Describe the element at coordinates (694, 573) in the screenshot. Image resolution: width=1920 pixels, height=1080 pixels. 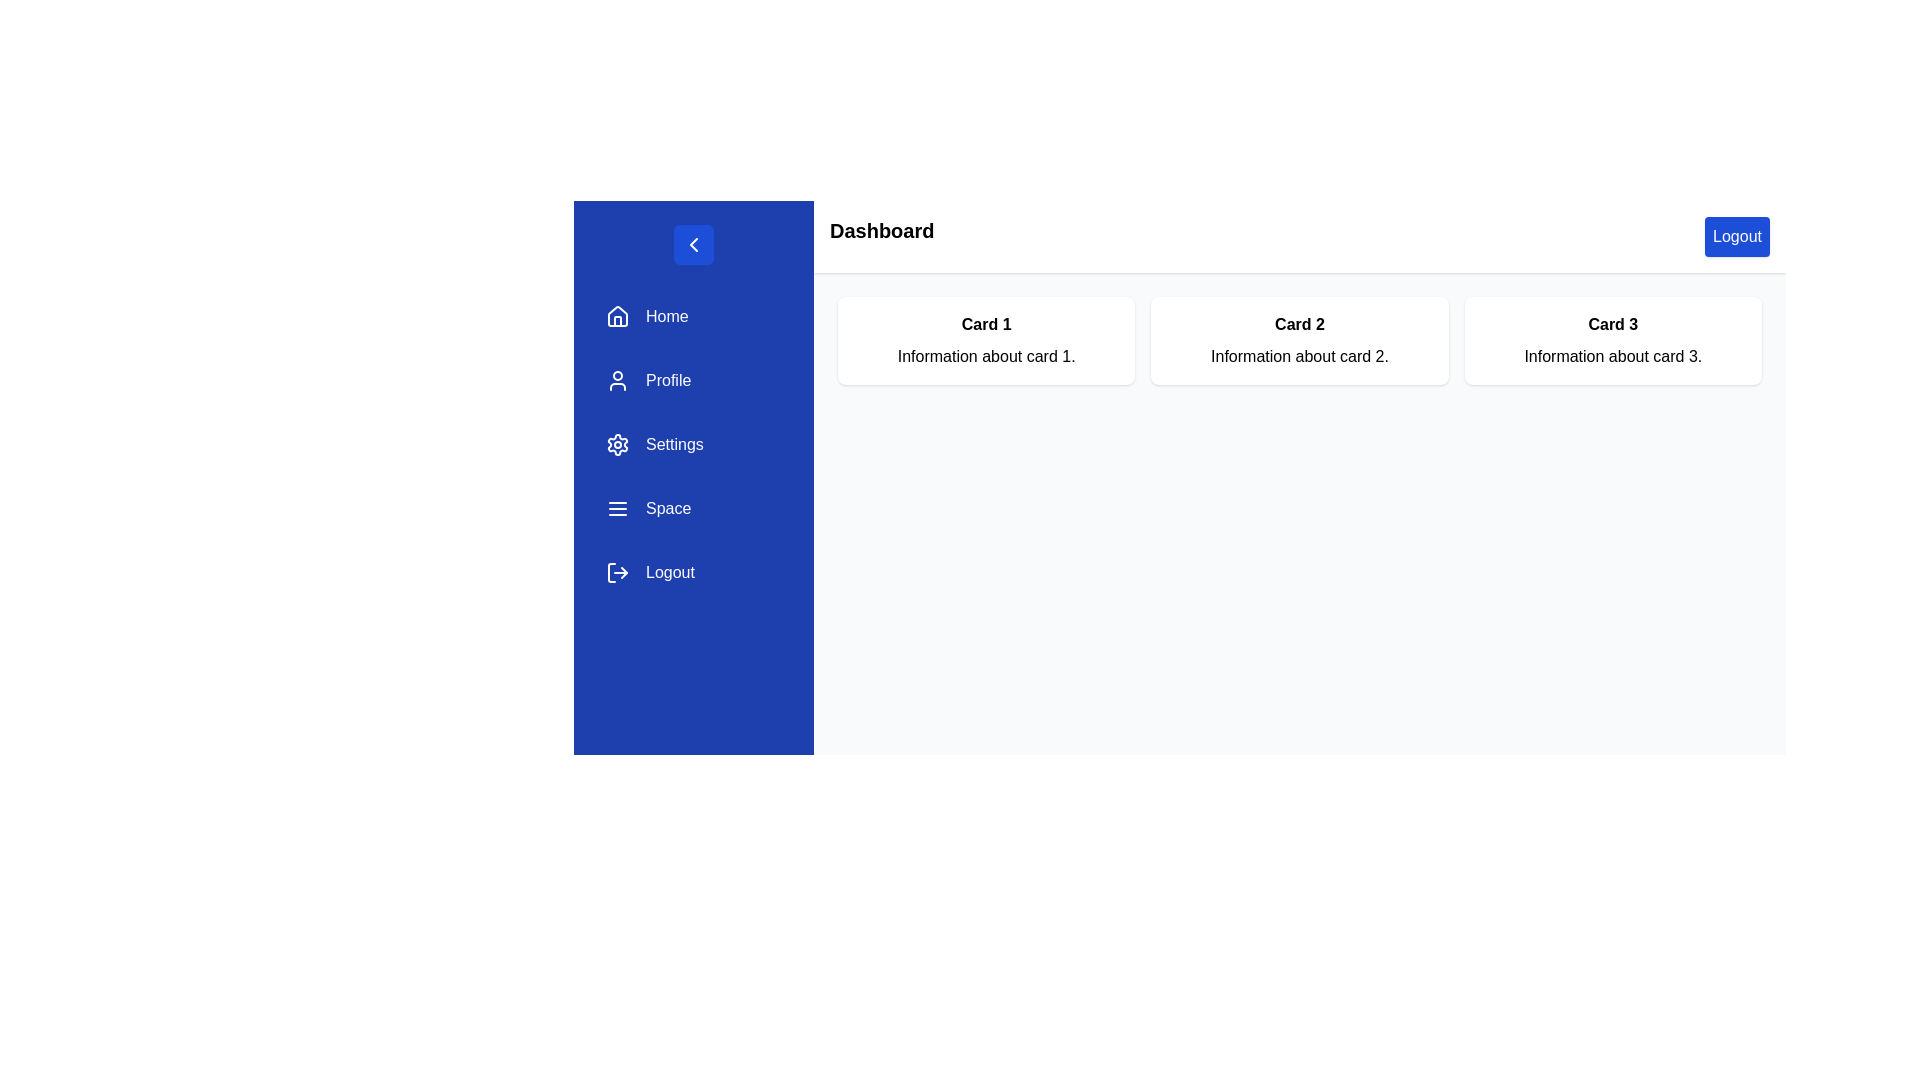
I see `the 'Logout' button located in the bottom-left corner of the vertical navigation menu` at that location.